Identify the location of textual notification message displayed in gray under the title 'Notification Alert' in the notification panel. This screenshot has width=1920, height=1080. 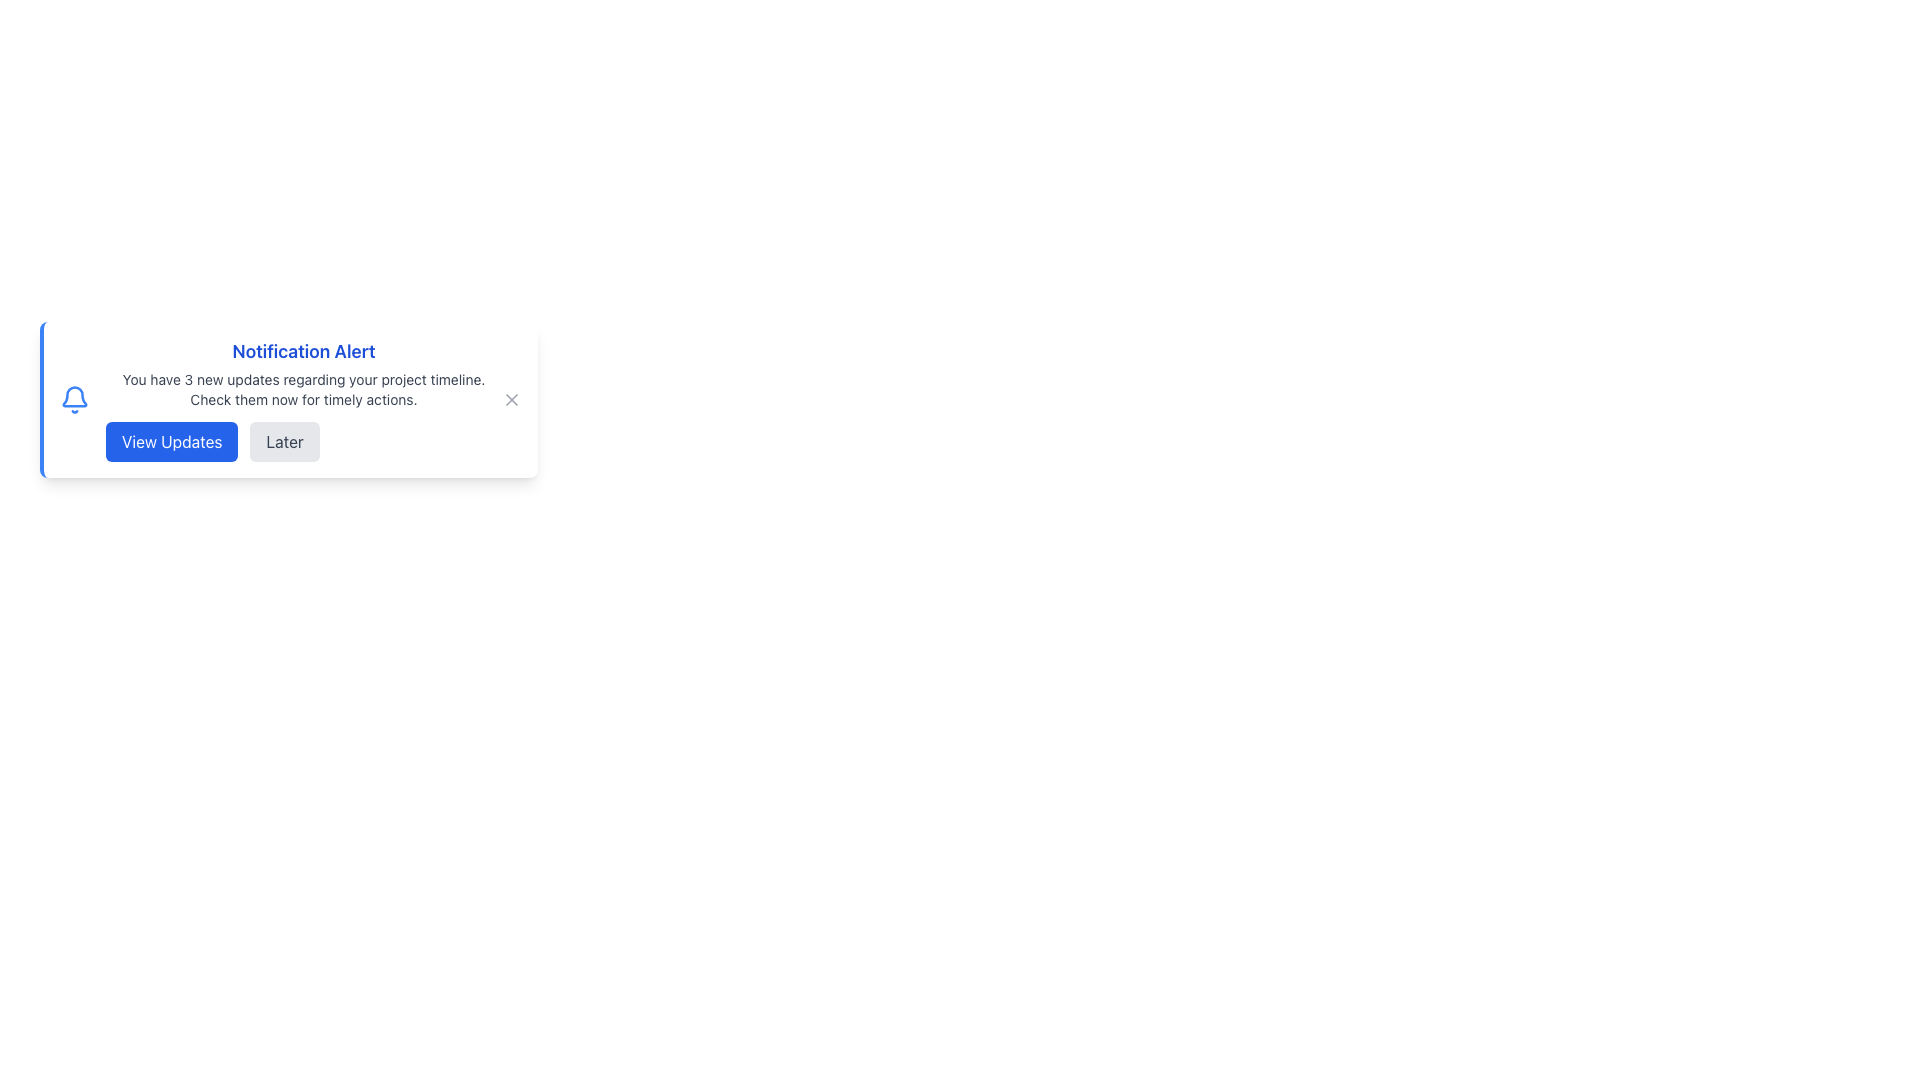
(302, 389).